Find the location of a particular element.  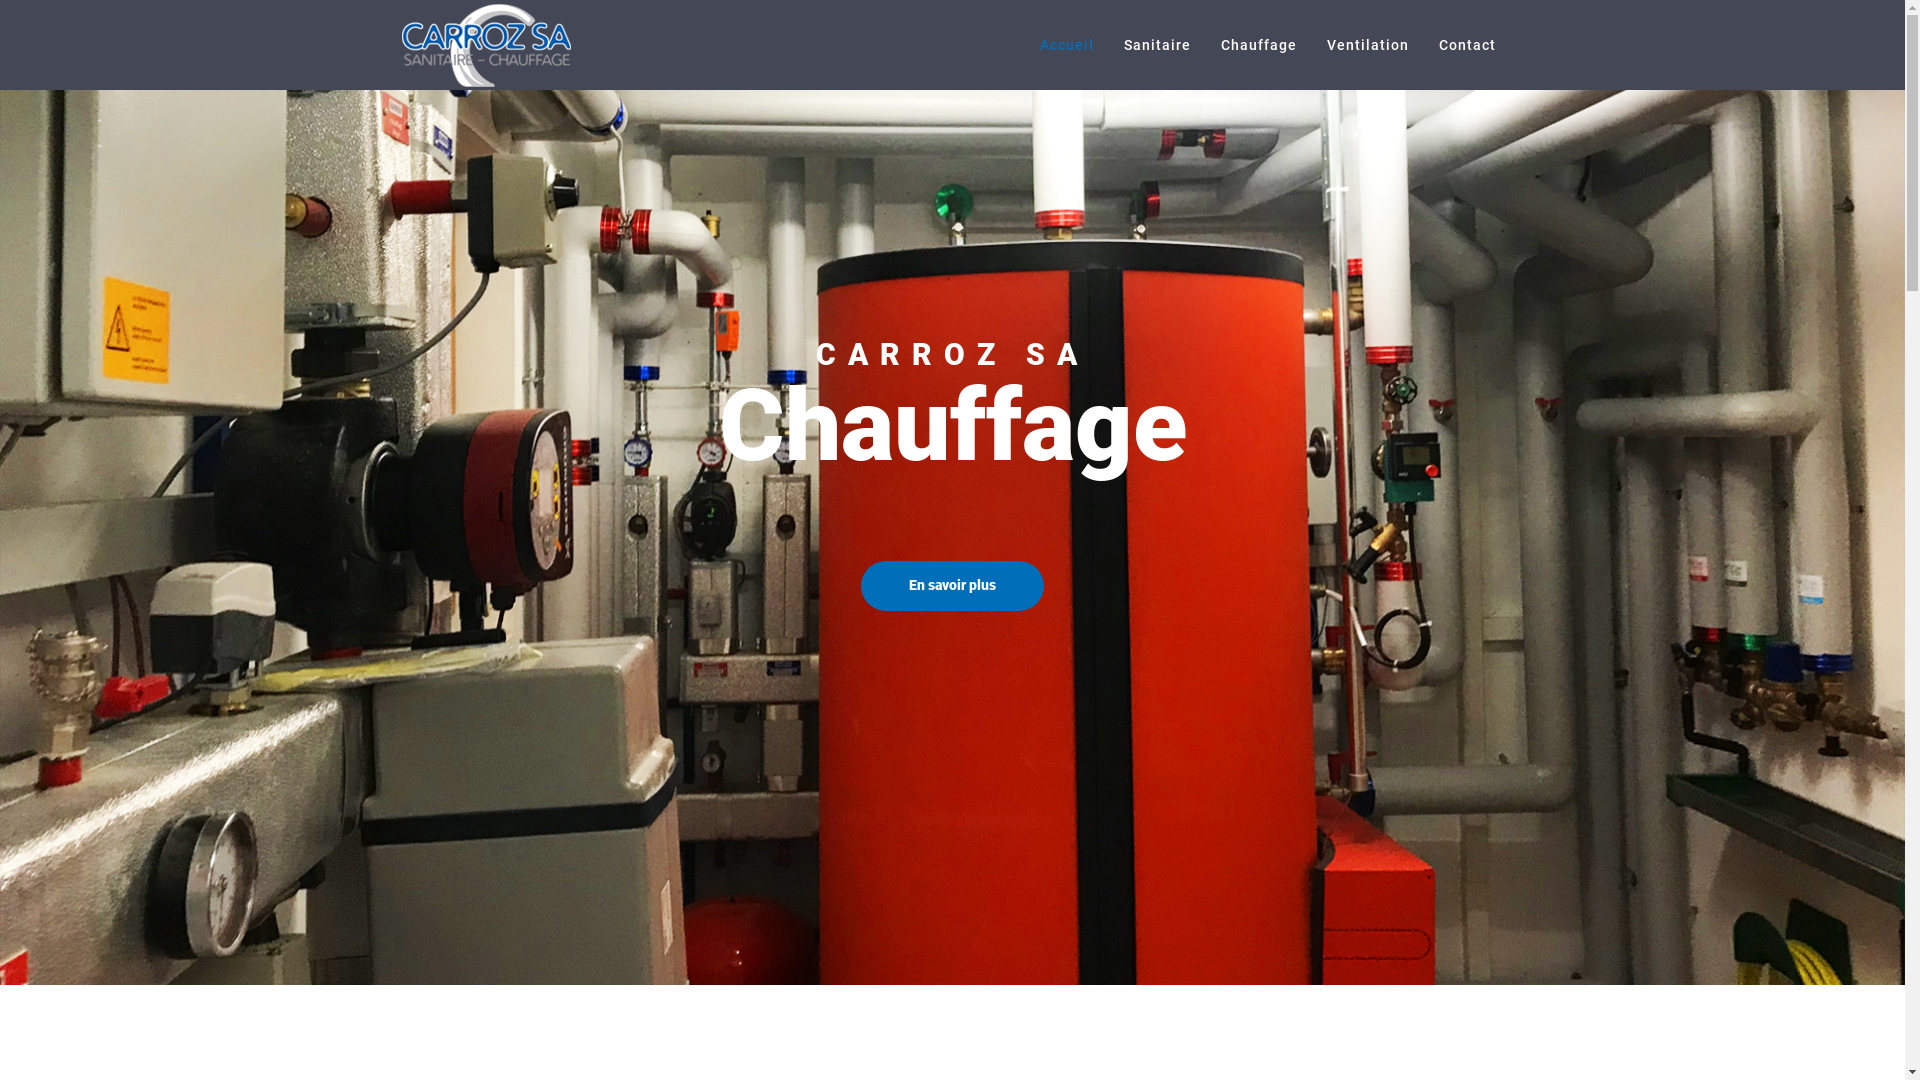

'Accueil' is located at coordinates (1064, 45).